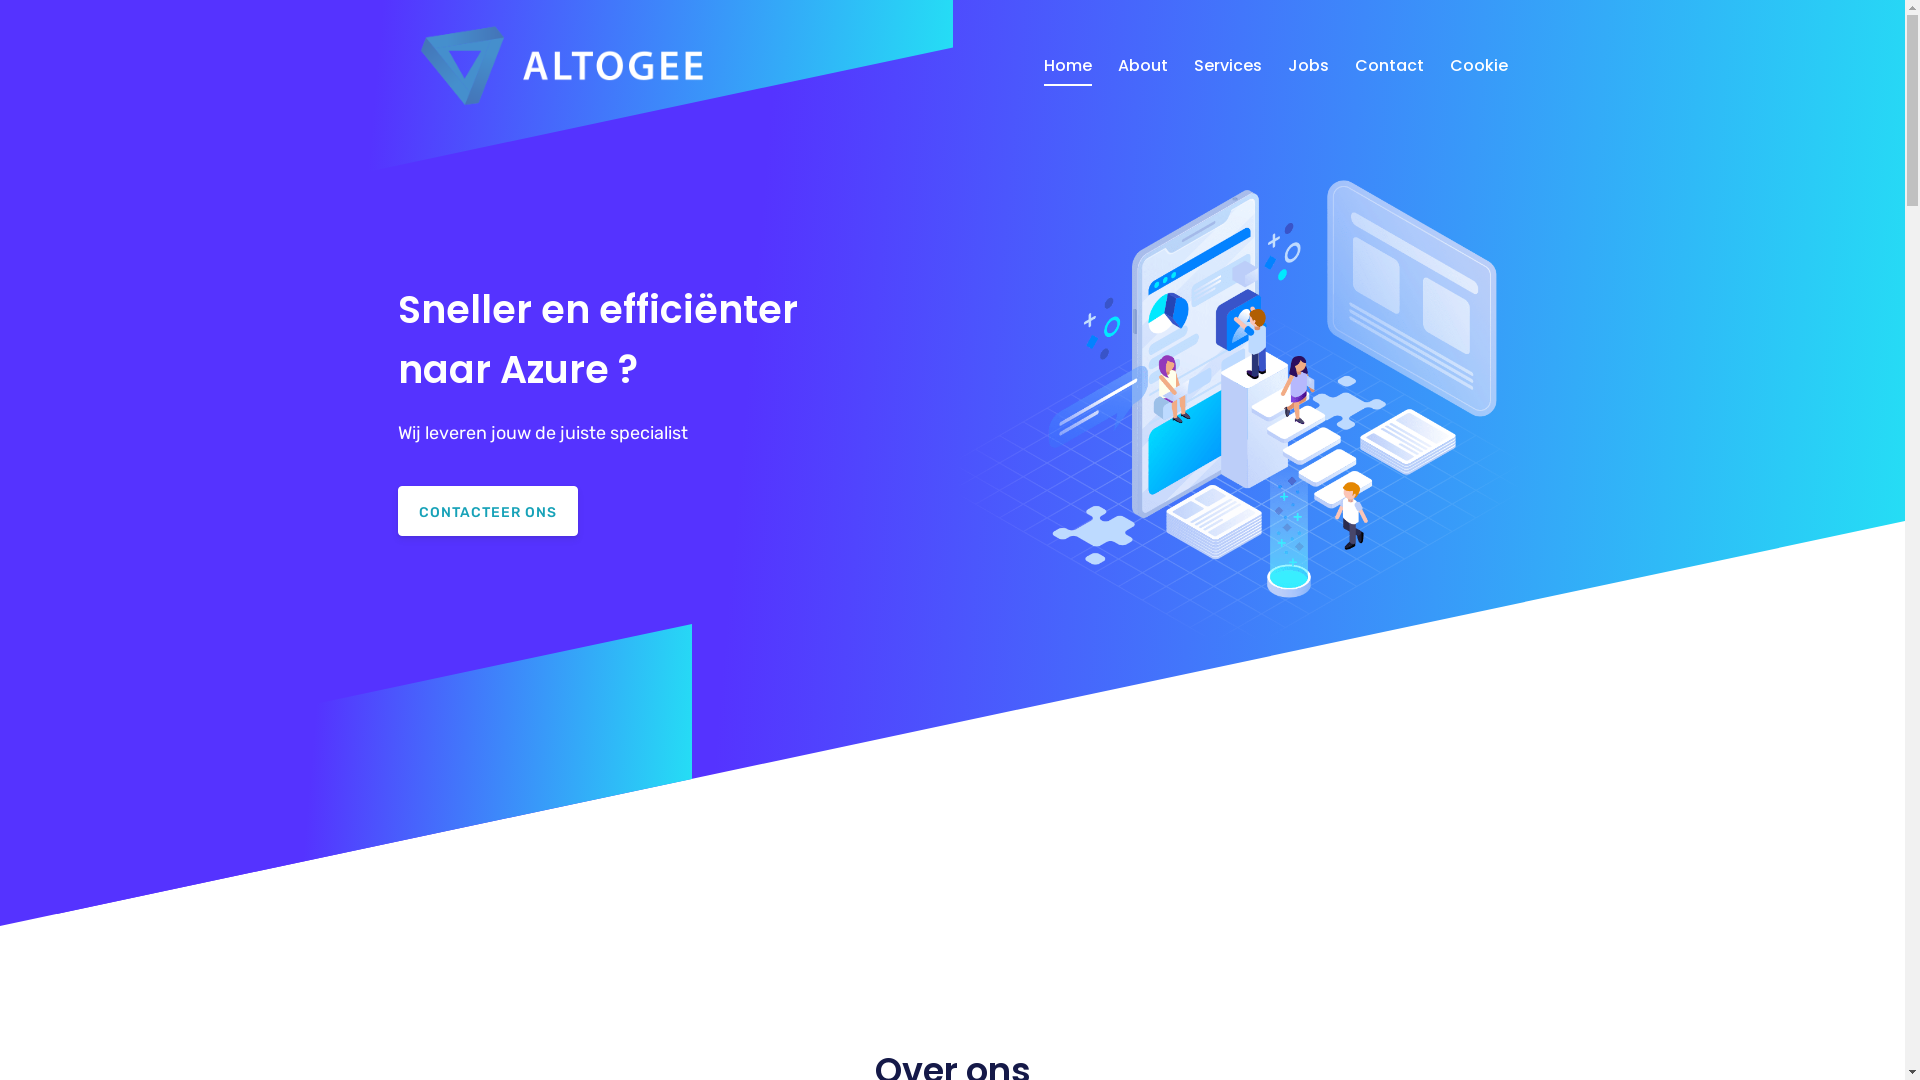 This screenshot has height=1080, width=1920. What do you see at coordinates (488, 509) in the screenshot?
I see `'CONTACTEER ONS'` at bounding box center [488, 509].